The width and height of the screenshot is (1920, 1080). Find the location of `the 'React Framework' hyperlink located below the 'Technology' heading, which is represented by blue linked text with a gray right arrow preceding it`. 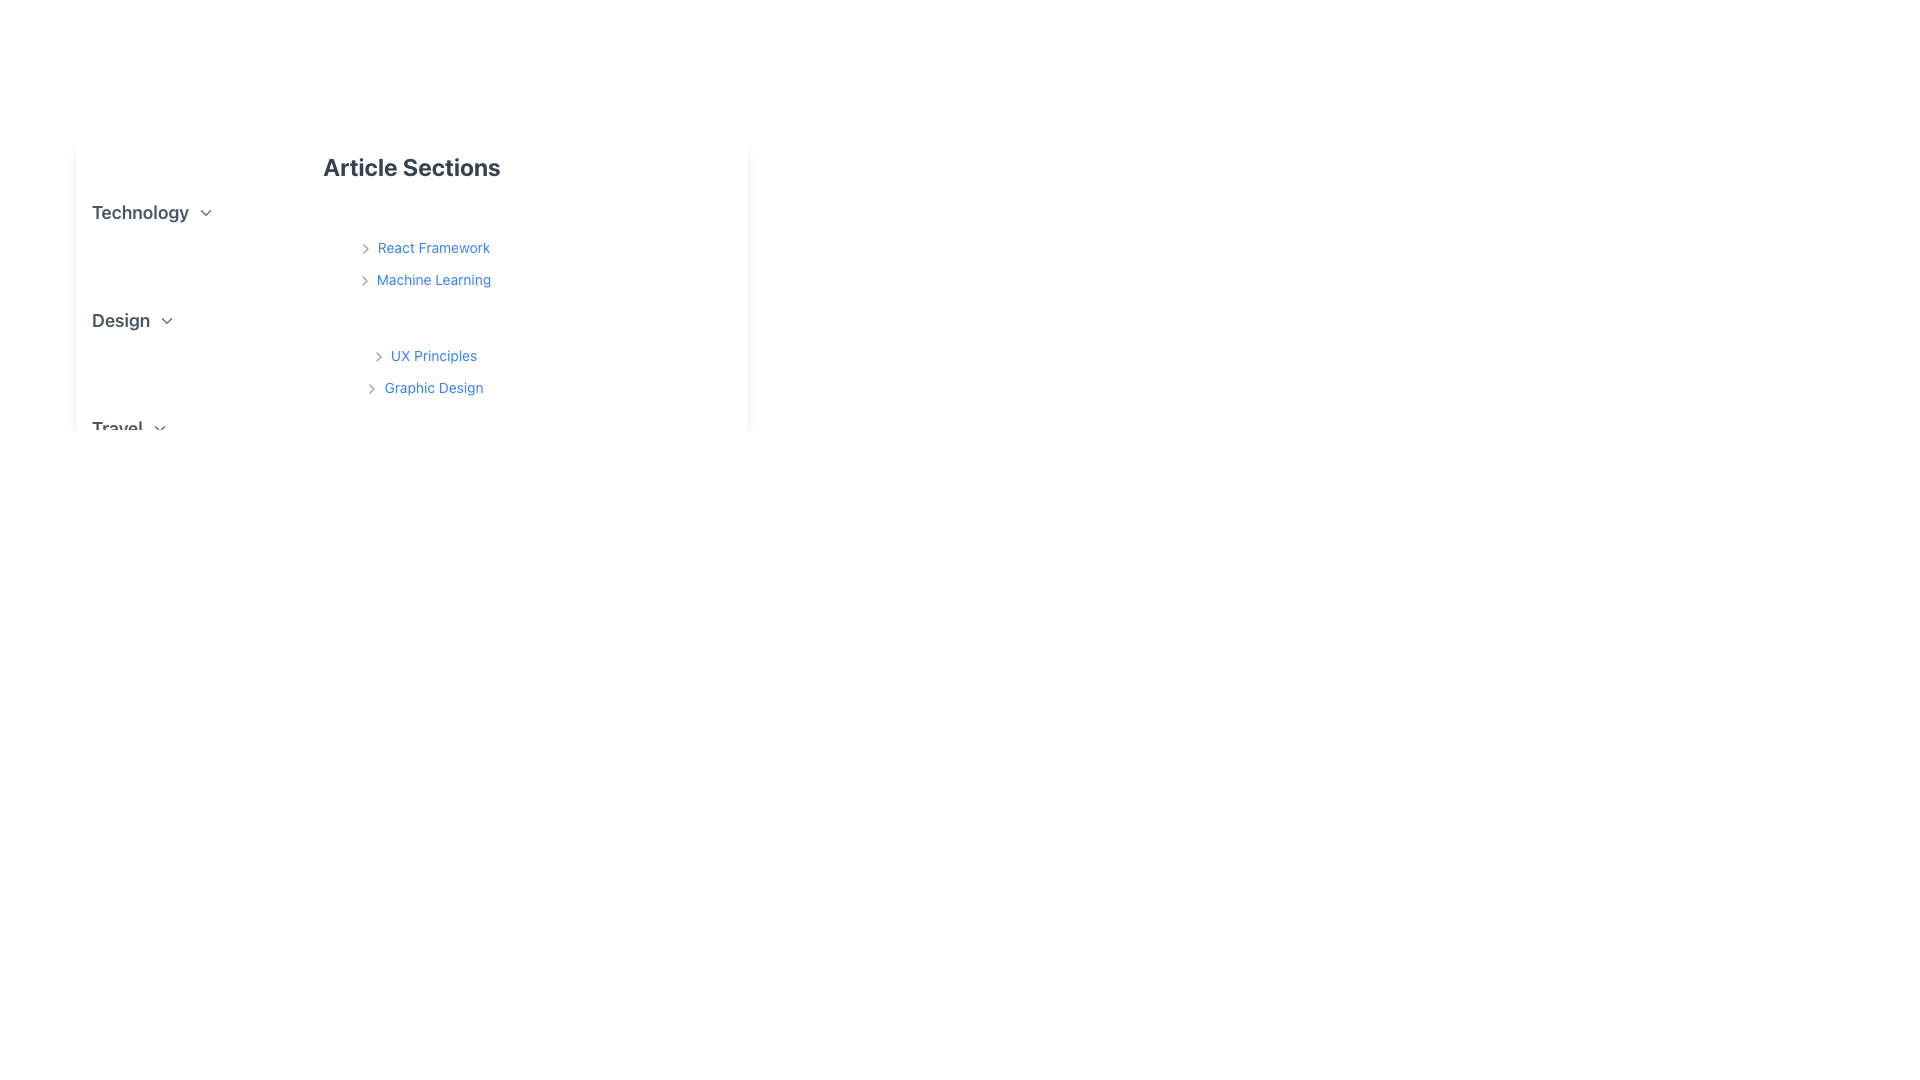

the 'React Framework' hyperlink located below the 'Technology' heading, which is represented by blue linked text with a gray right arrow preceding it is located at coordinates (422, 261).